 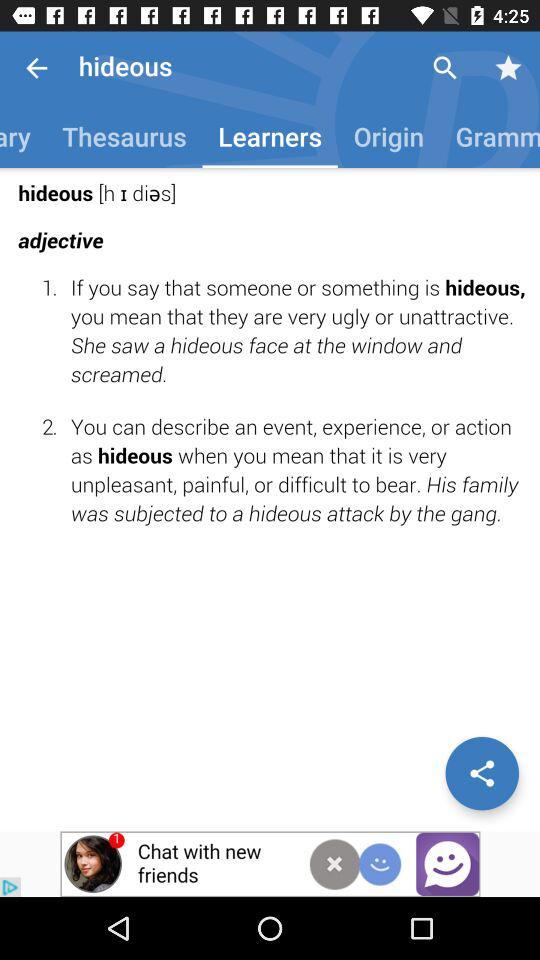 I want to click on the share icon, so click(x=481, y=772).